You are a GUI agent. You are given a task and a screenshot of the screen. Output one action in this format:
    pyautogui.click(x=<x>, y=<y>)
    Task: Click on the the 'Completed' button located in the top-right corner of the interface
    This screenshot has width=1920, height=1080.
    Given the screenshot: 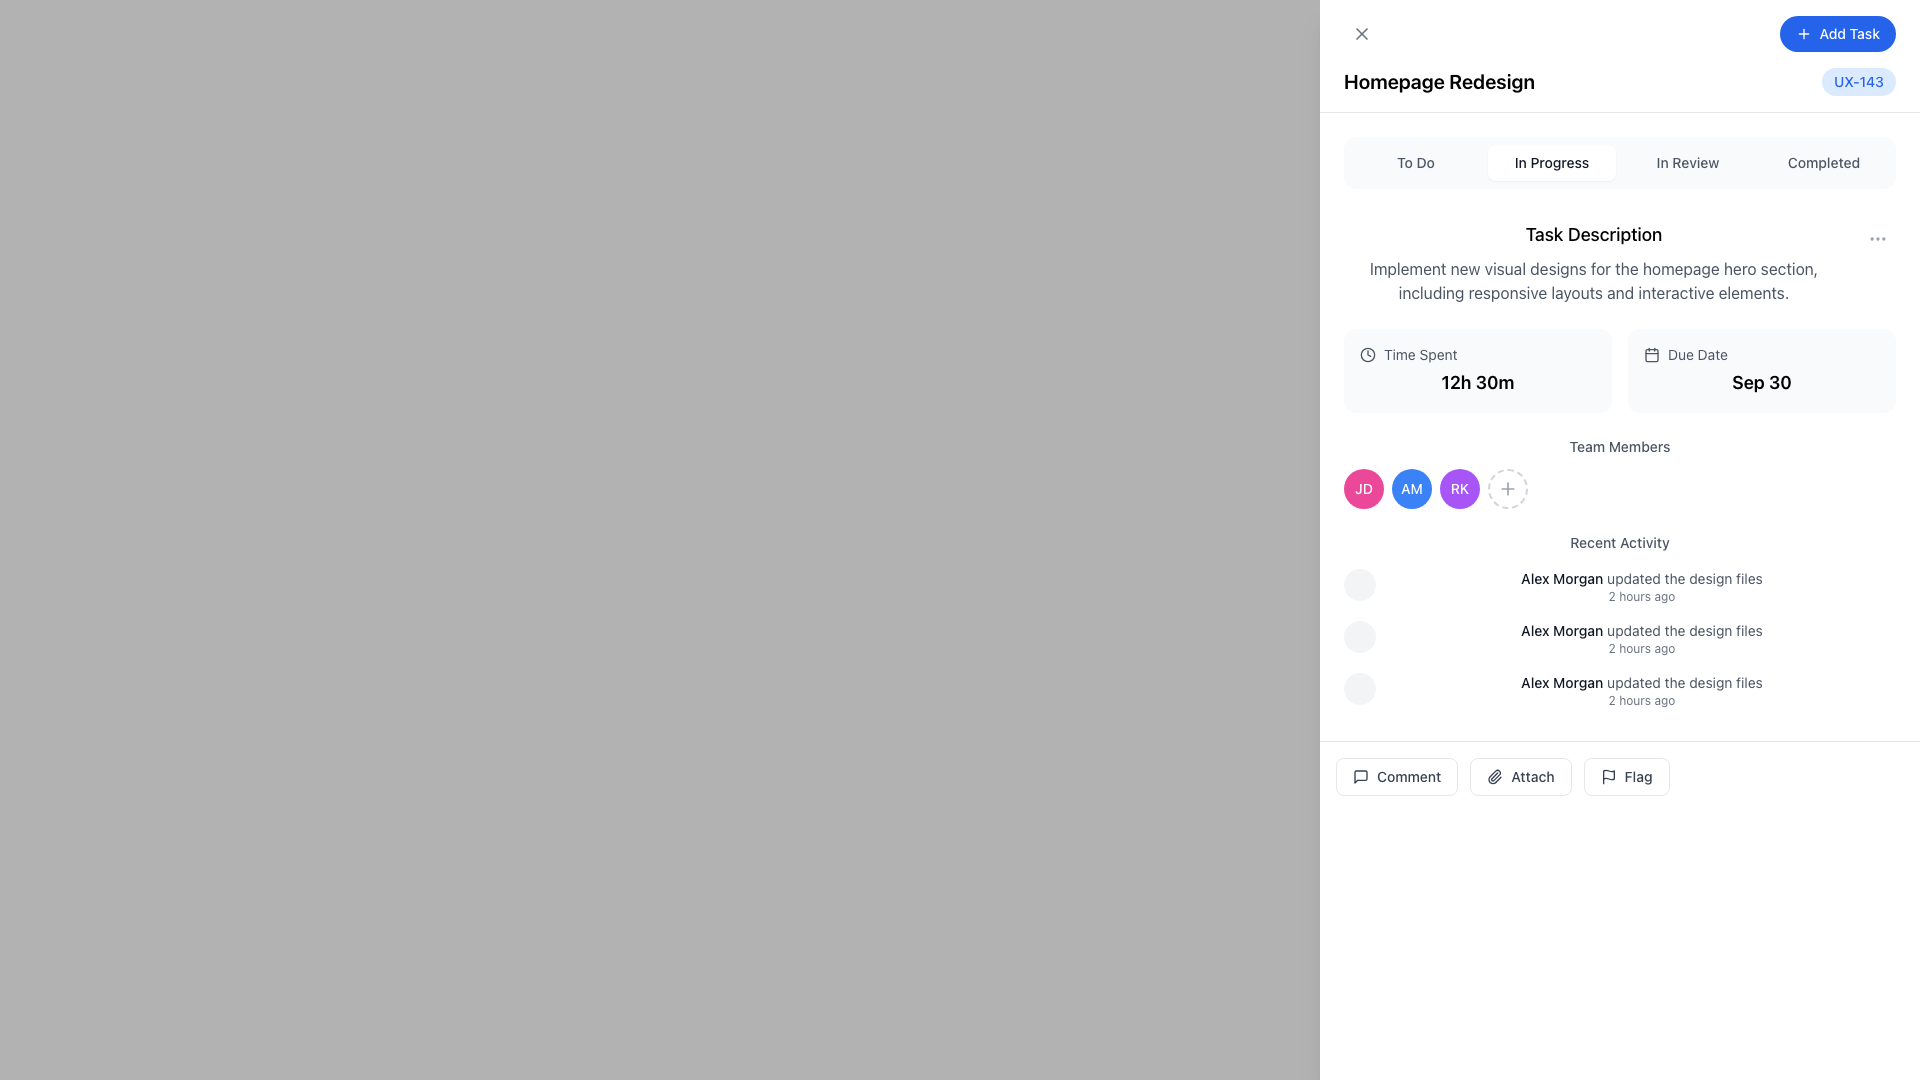 What is the action you would take?
    pyautogui.click(x=1824, y=161)
    